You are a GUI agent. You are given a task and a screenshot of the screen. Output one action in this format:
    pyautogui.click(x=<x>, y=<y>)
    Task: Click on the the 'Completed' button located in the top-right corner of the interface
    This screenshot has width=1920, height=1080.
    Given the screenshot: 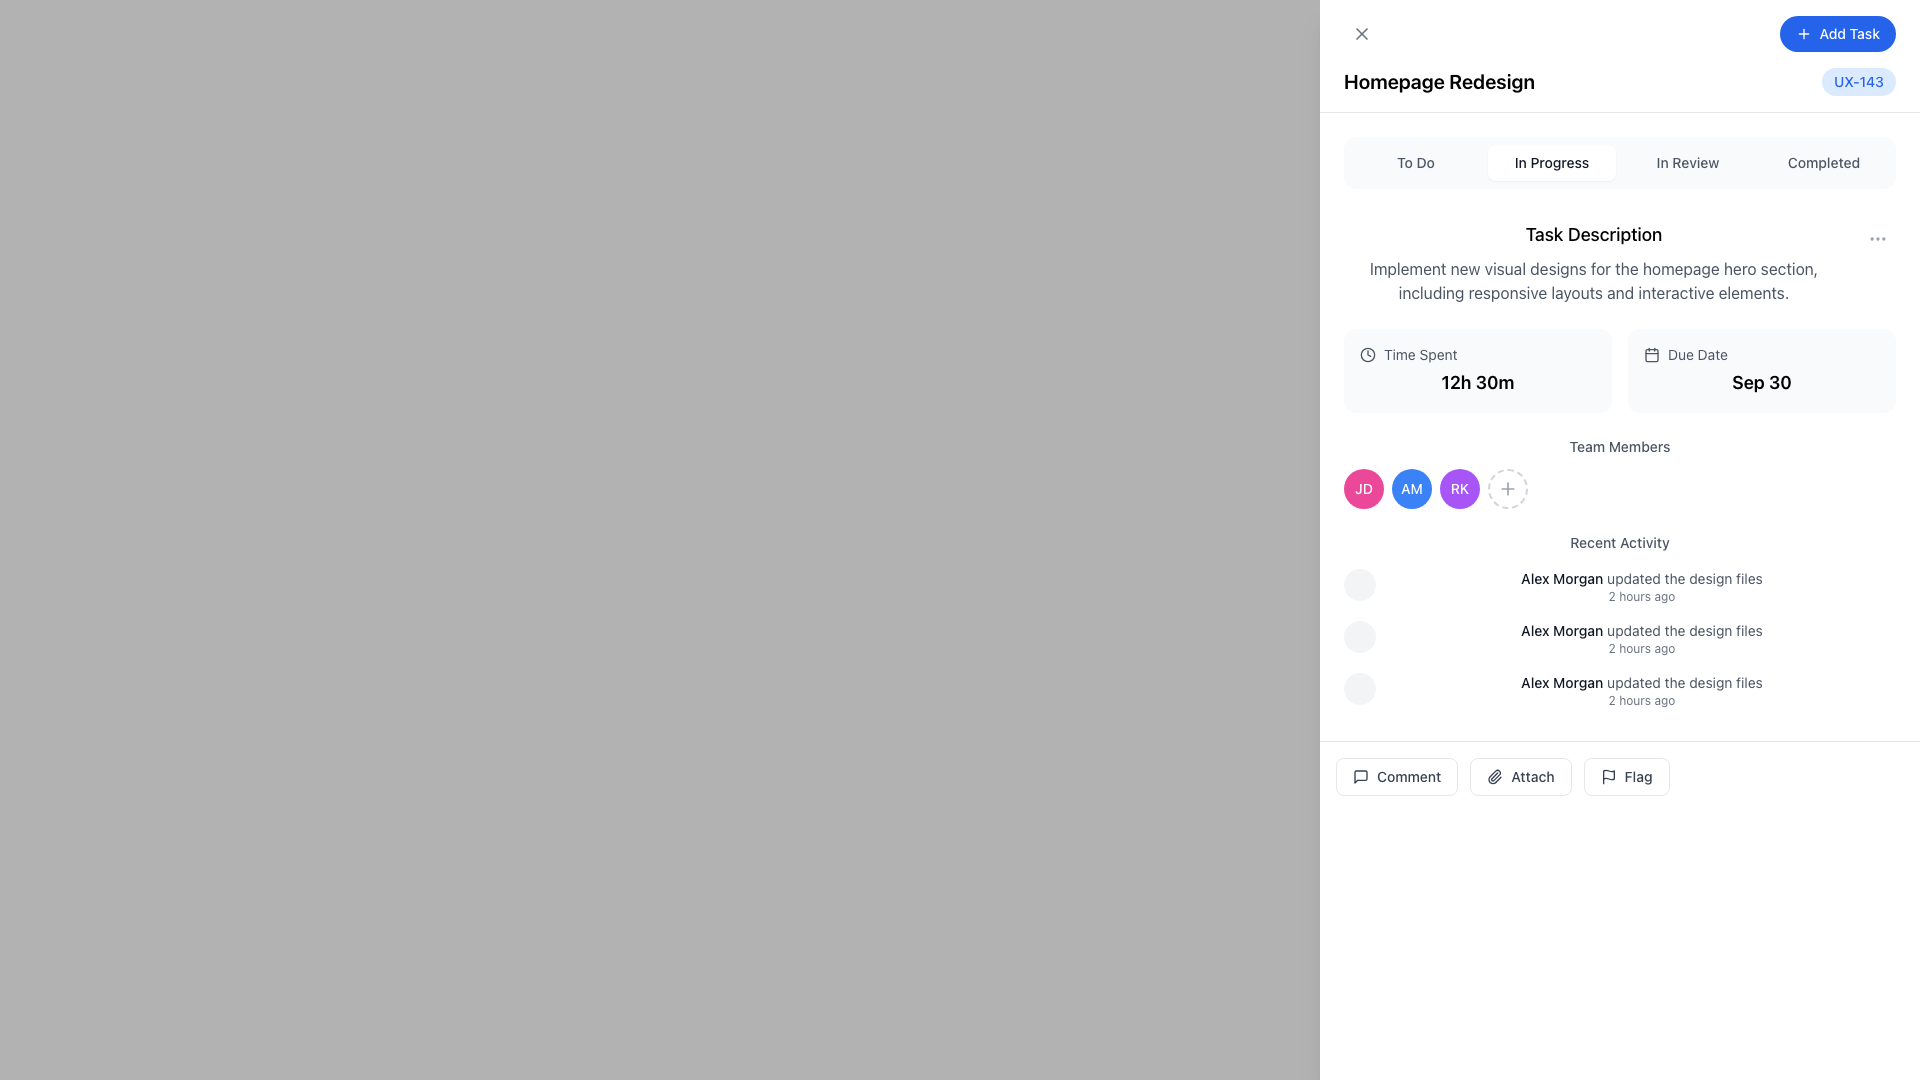 What is the action you would take?
    pyautogui.click(x=1824, y=161)
    